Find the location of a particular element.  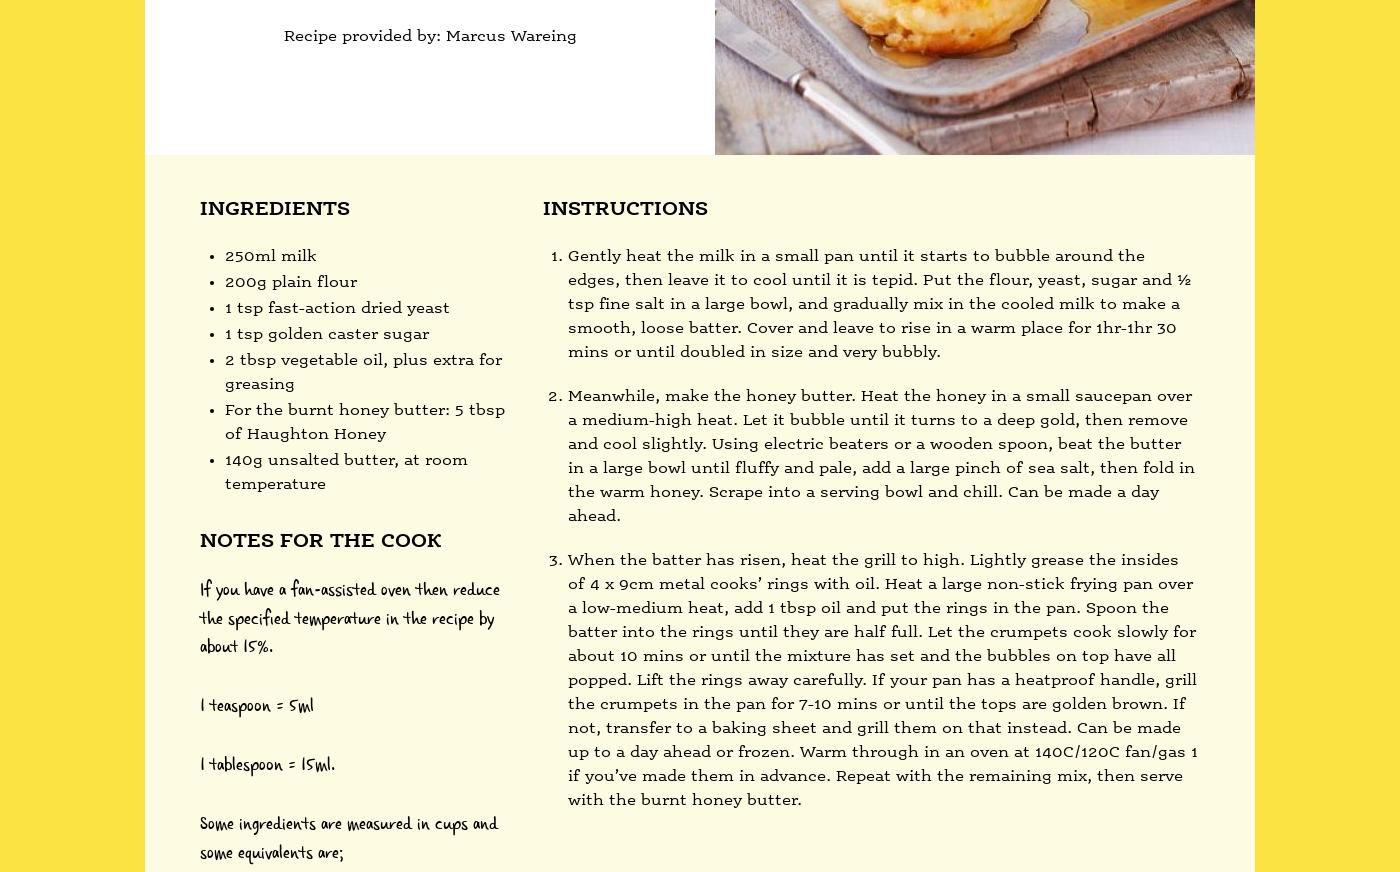

'When the batter has risen, heat the grill to high. Lightly grease the insides of 4 x 9cm metal cooks’ rings with oil. Heat a large non-stick frying pan over a low-medium heat, add 1 tbsp oil and put the rings in the pan. Spoon the batter into the rings until they are half full. Let the crumpets cook slowly for about 10 mins or until the mixture has set and the bubbles on top have all popped. Lift the rings away carefully. If your pan has a heatproof handle, grill the crumpets in the pan for 7-10 mins or until the tops are golden brown. If not, transfer to a baking sheet and grill them on that instead. Can be made up to a day ahead or frozen. Warm through in an oven at 140C/120C fan/gas 1 if you’ve made them in advance. Repeat with the remaining mix, then serve with the burnt honey butter.' is located at coordinates (567, 678).